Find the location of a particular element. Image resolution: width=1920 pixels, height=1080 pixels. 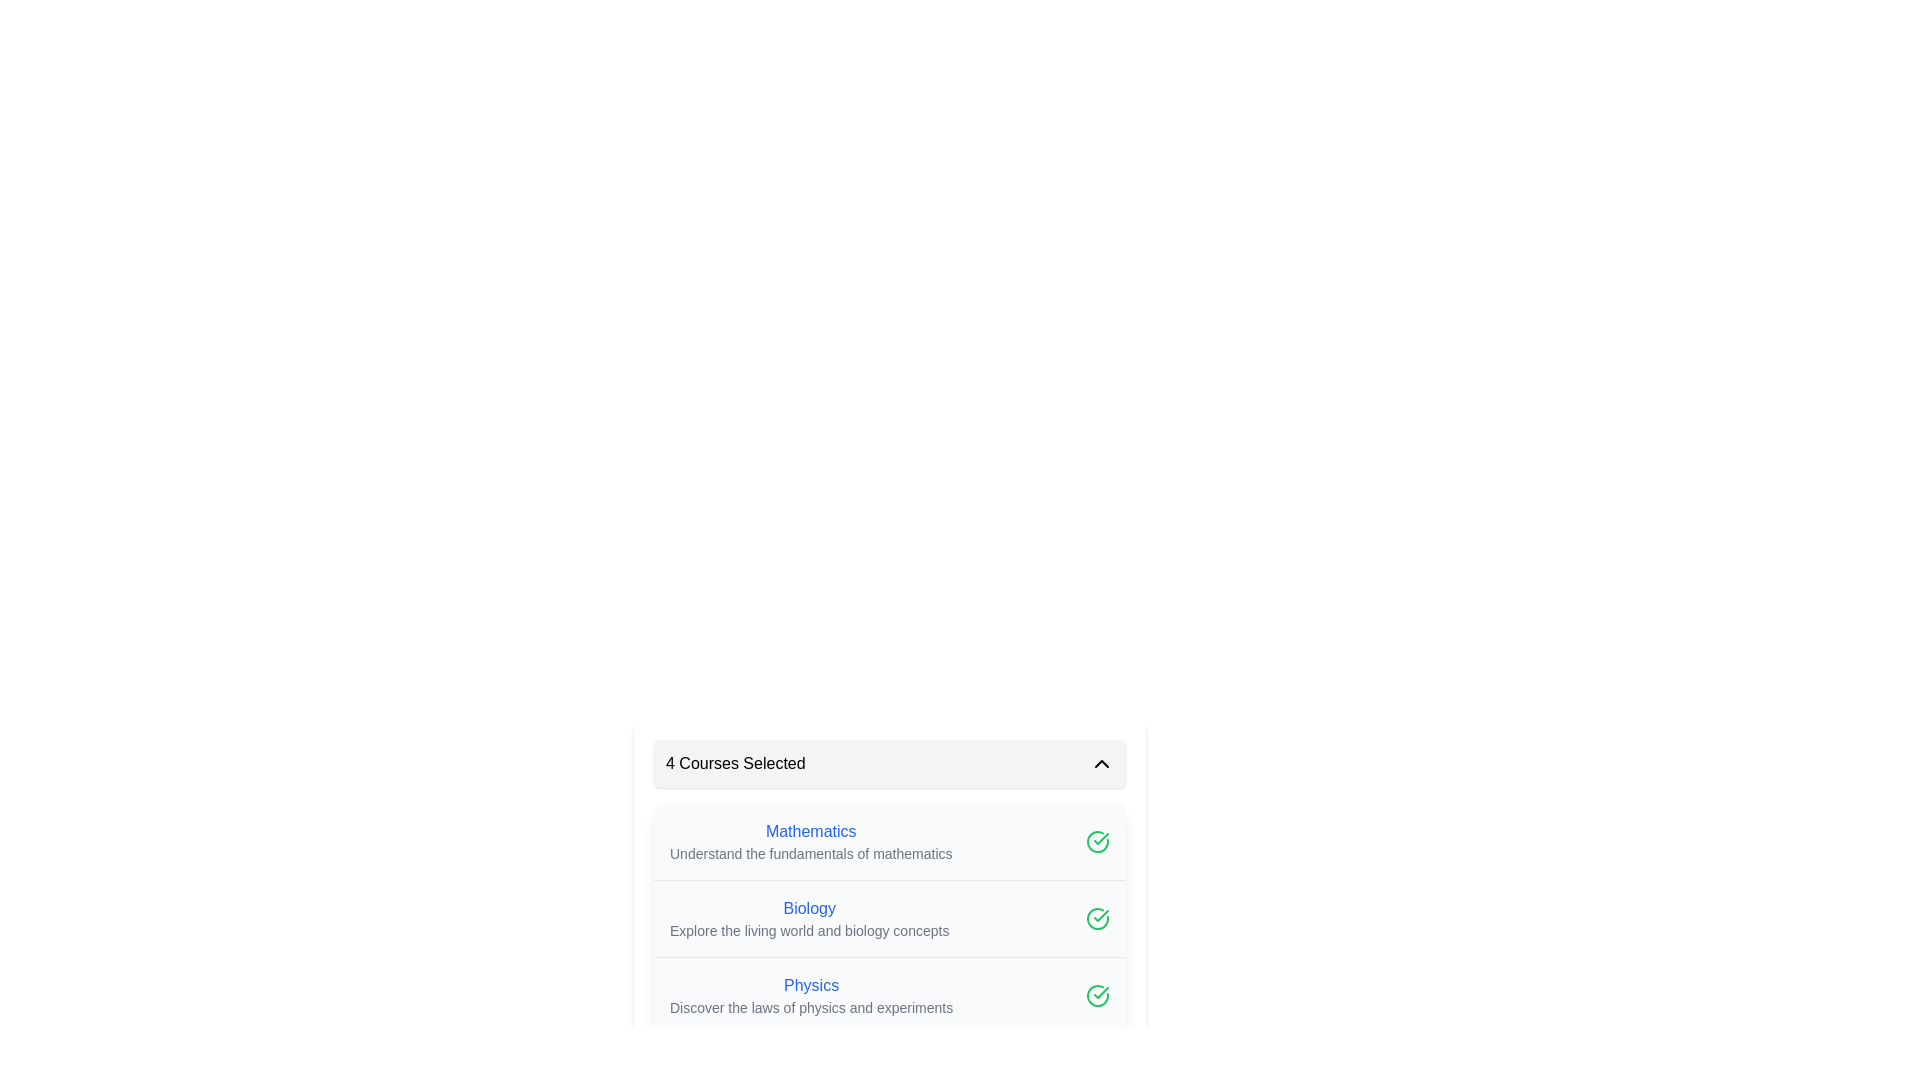

the green checkmark icon of the second list item related to the 'Biology' course, which is positioned below 'Mathematics' and above 'Physics' in the '4 Courses Selected' section is located at coordinates (888, 918).